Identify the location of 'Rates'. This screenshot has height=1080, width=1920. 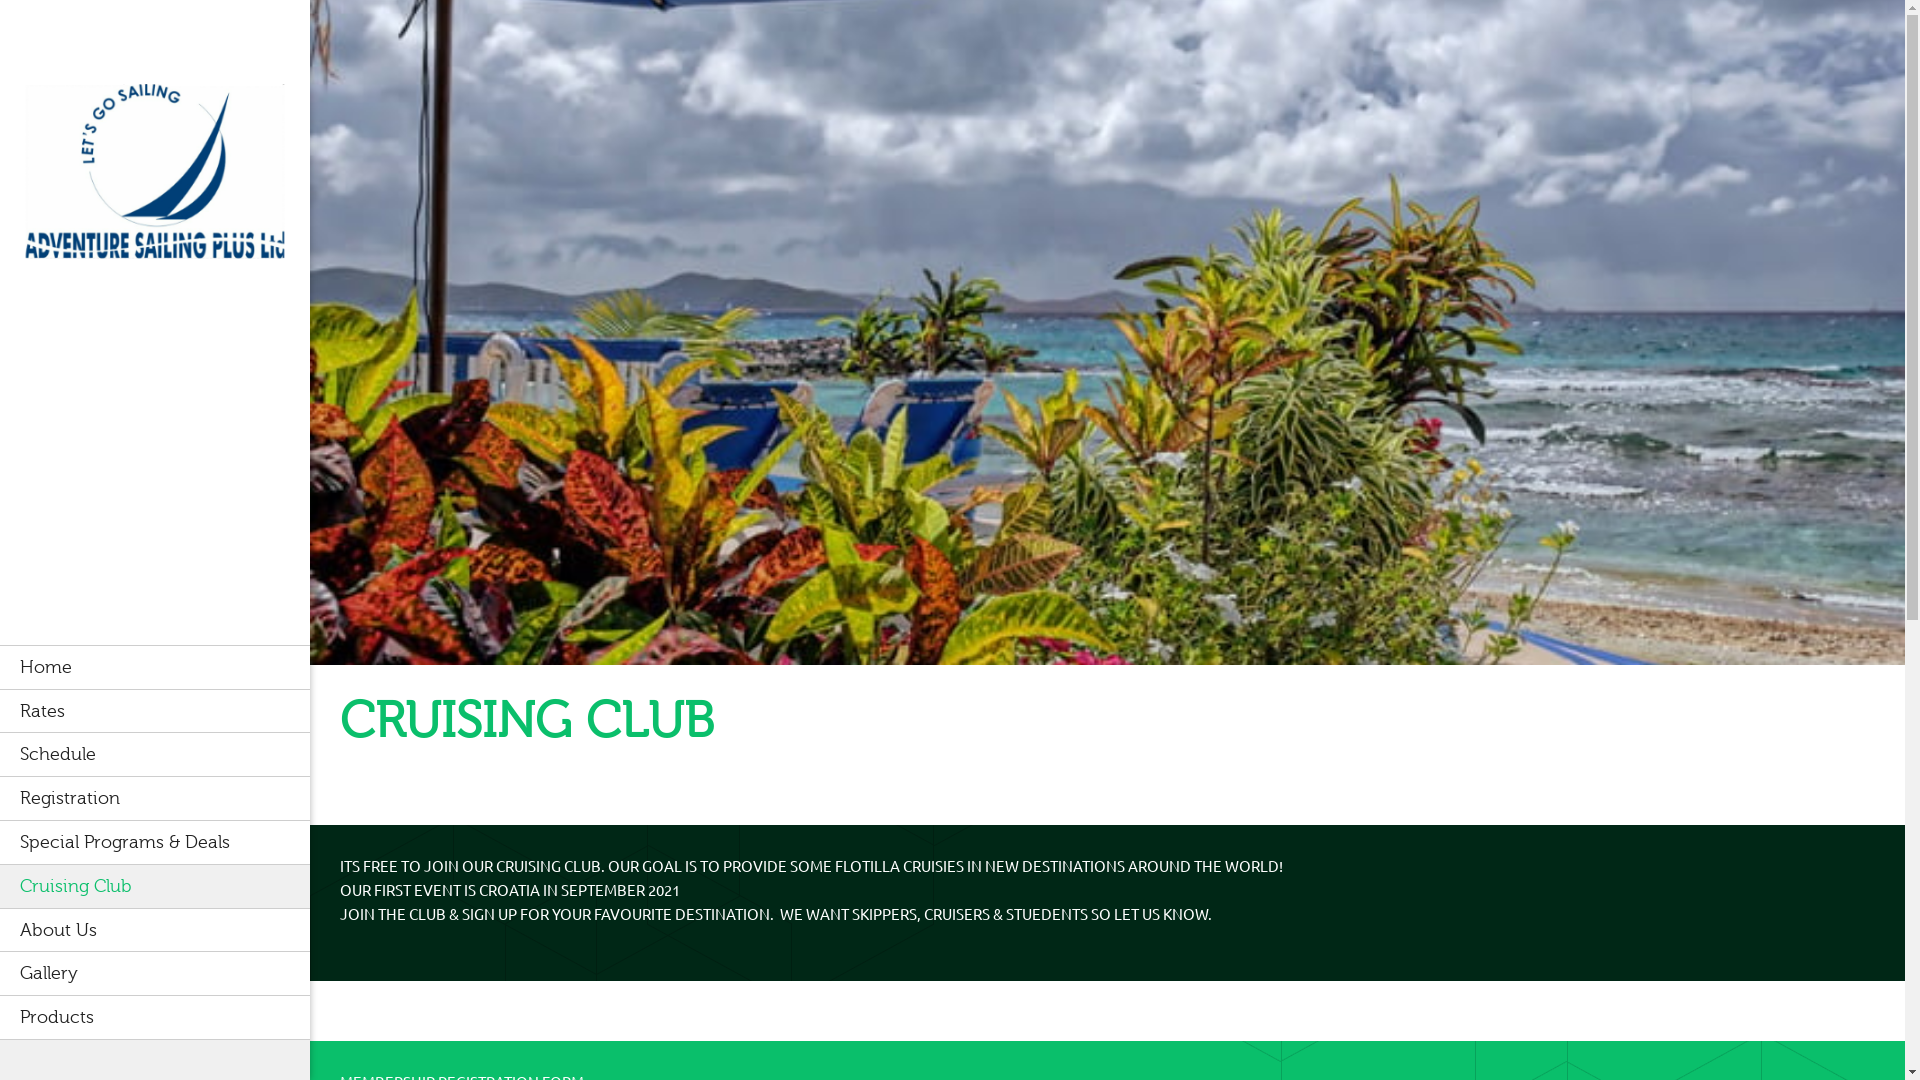
(153, 709).